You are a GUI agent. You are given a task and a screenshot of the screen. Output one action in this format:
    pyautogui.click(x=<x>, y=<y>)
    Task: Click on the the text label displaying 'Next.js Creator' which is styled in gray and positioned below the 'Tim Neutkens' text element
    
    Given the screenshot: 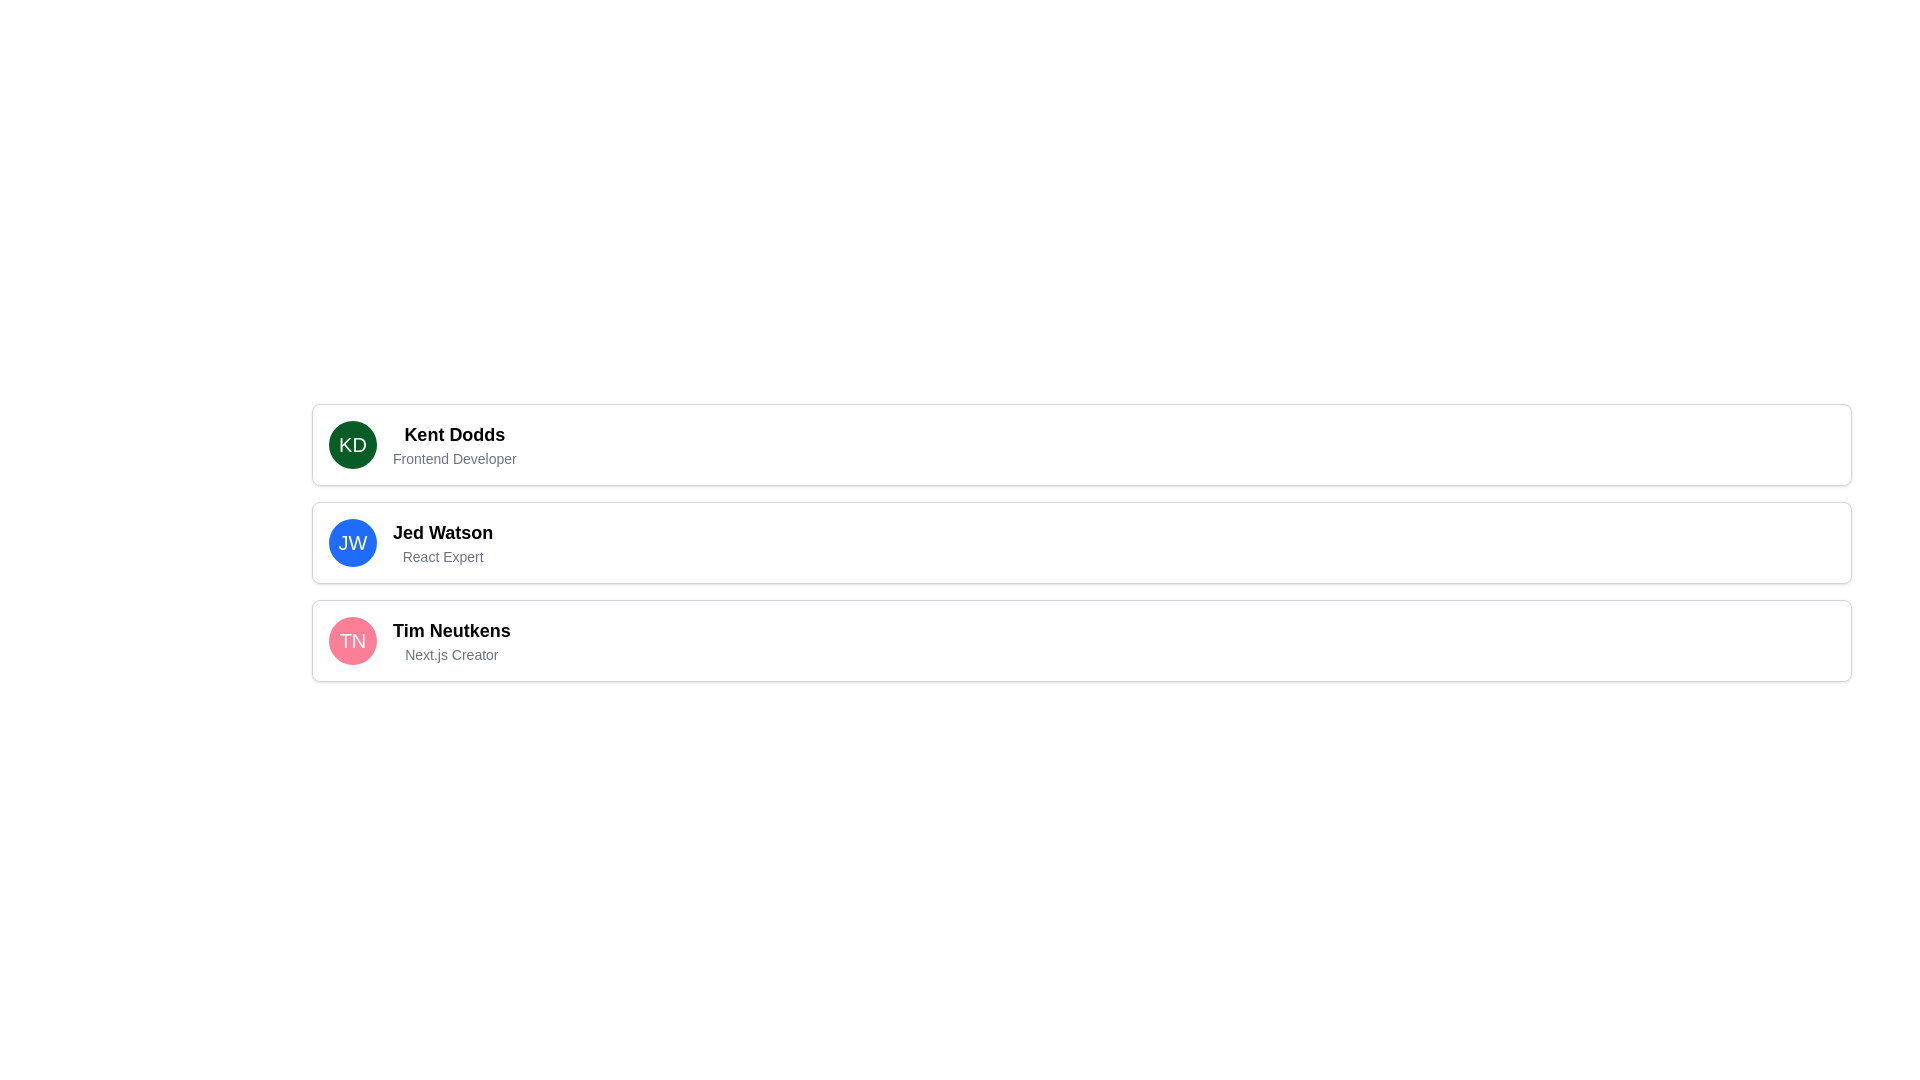 What is the action you would take?
    pyautogui.click(x=450, y=655)
    